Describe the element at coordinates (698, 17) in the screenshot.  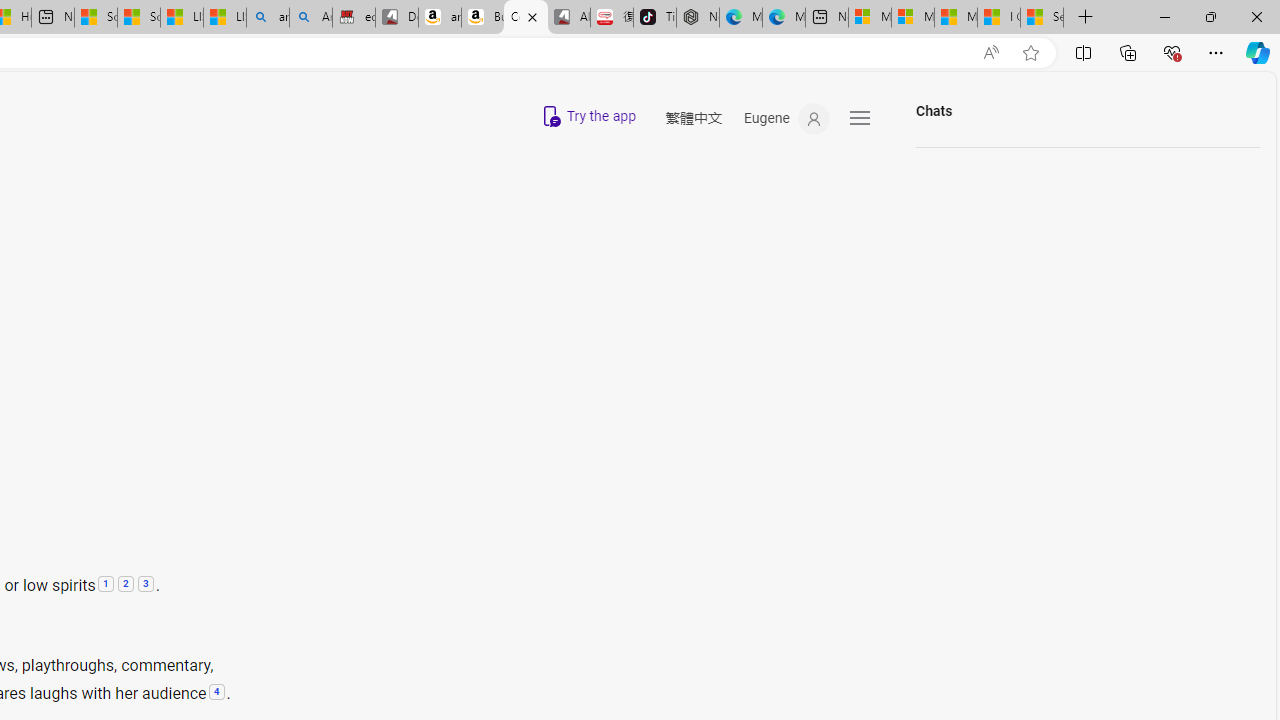
I see `'Nordace - Best Sellers'` at that location.